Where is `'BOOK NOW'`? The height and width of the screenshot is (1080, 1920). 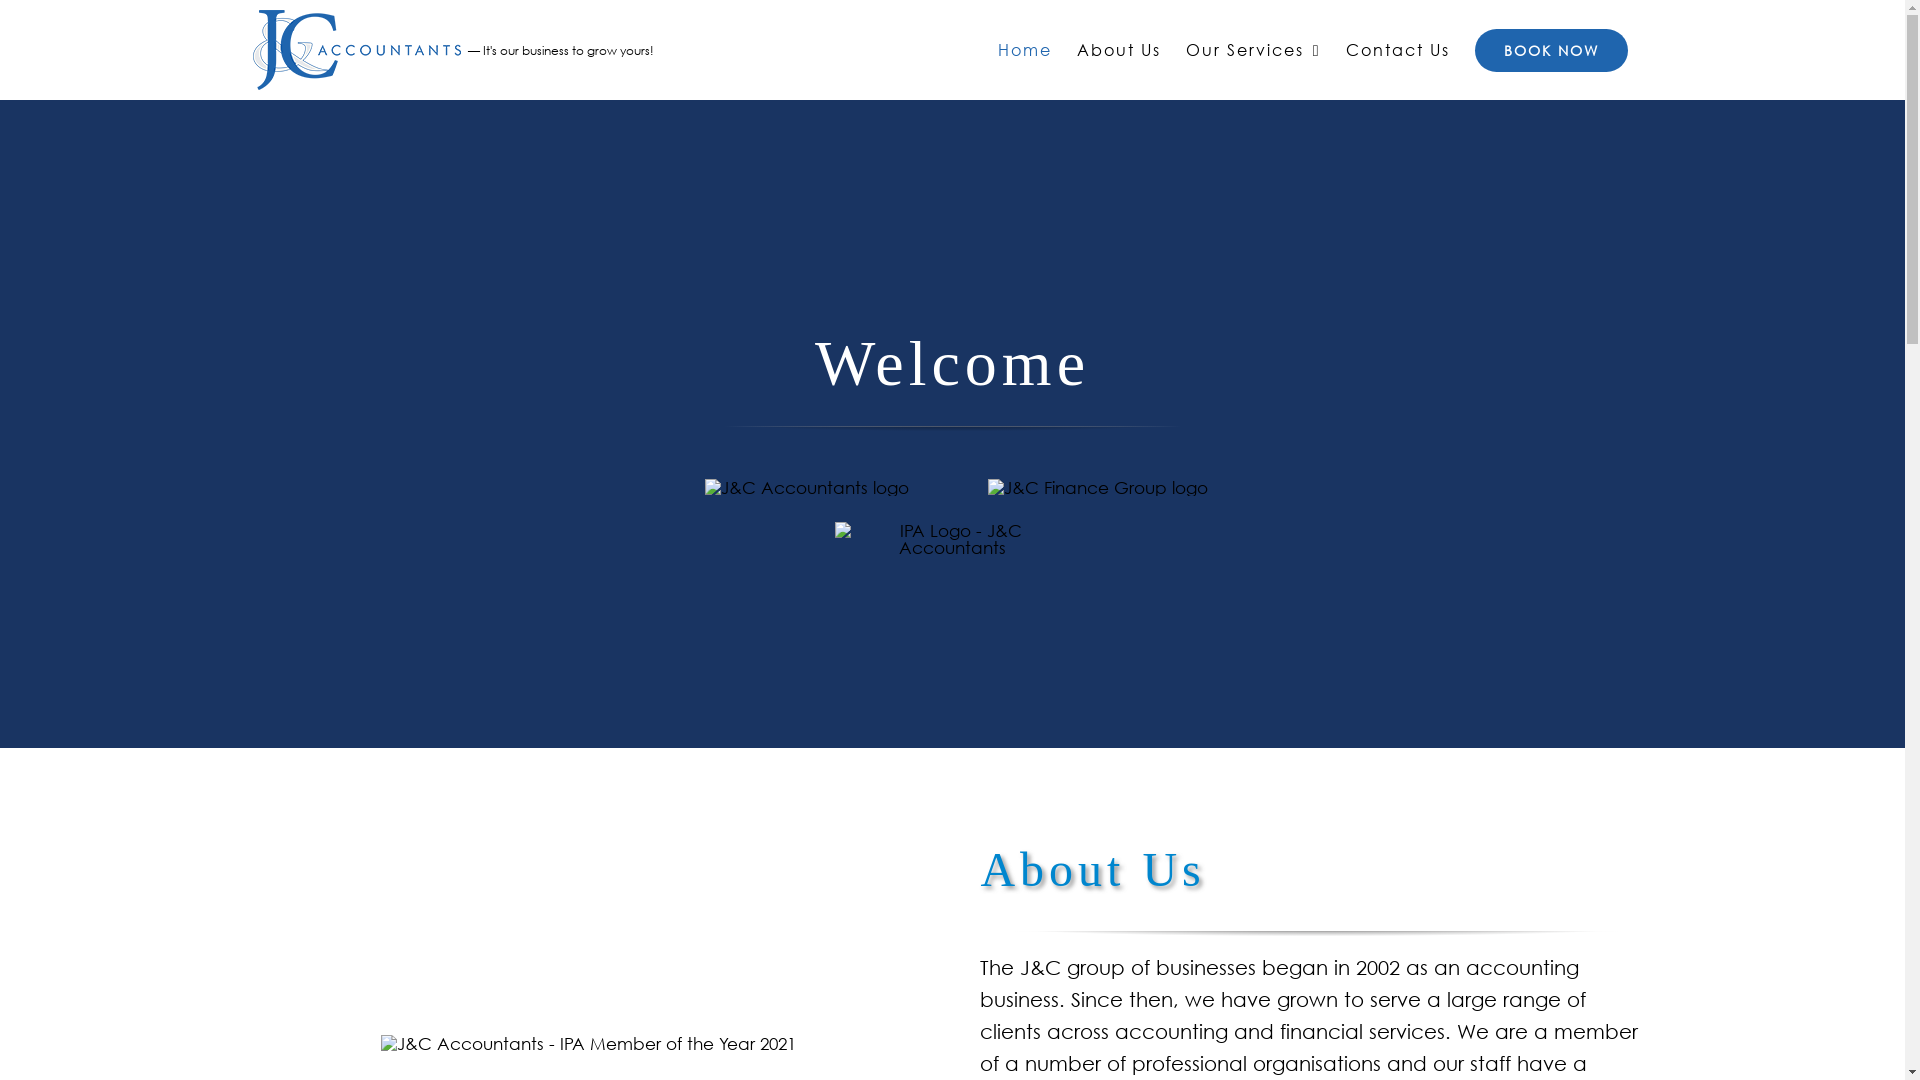 'BOOK NOW' is located at coordinates (1549, 49).